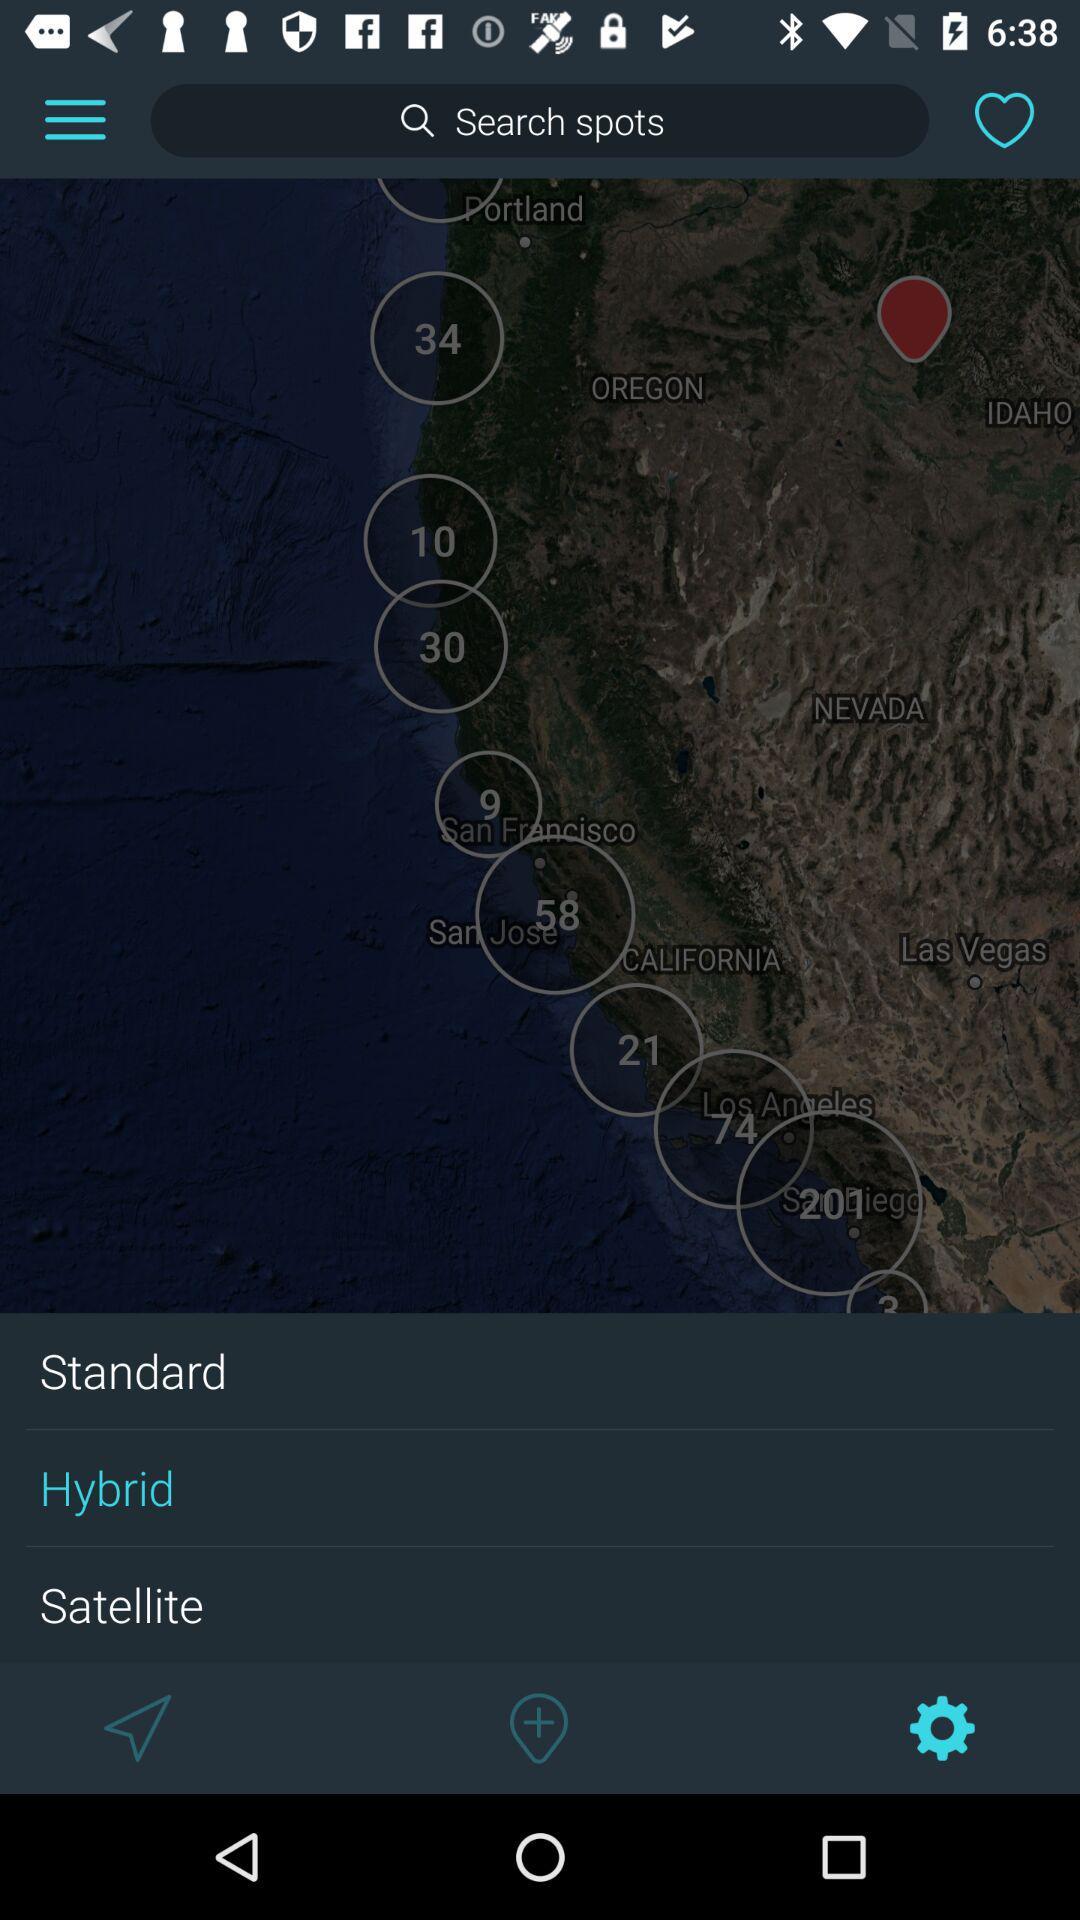 This screenshot has height=1920, width=1080. Describe the element at coordinates (1004, 119) in the screenshot. I see `the favorite icon` at that location.